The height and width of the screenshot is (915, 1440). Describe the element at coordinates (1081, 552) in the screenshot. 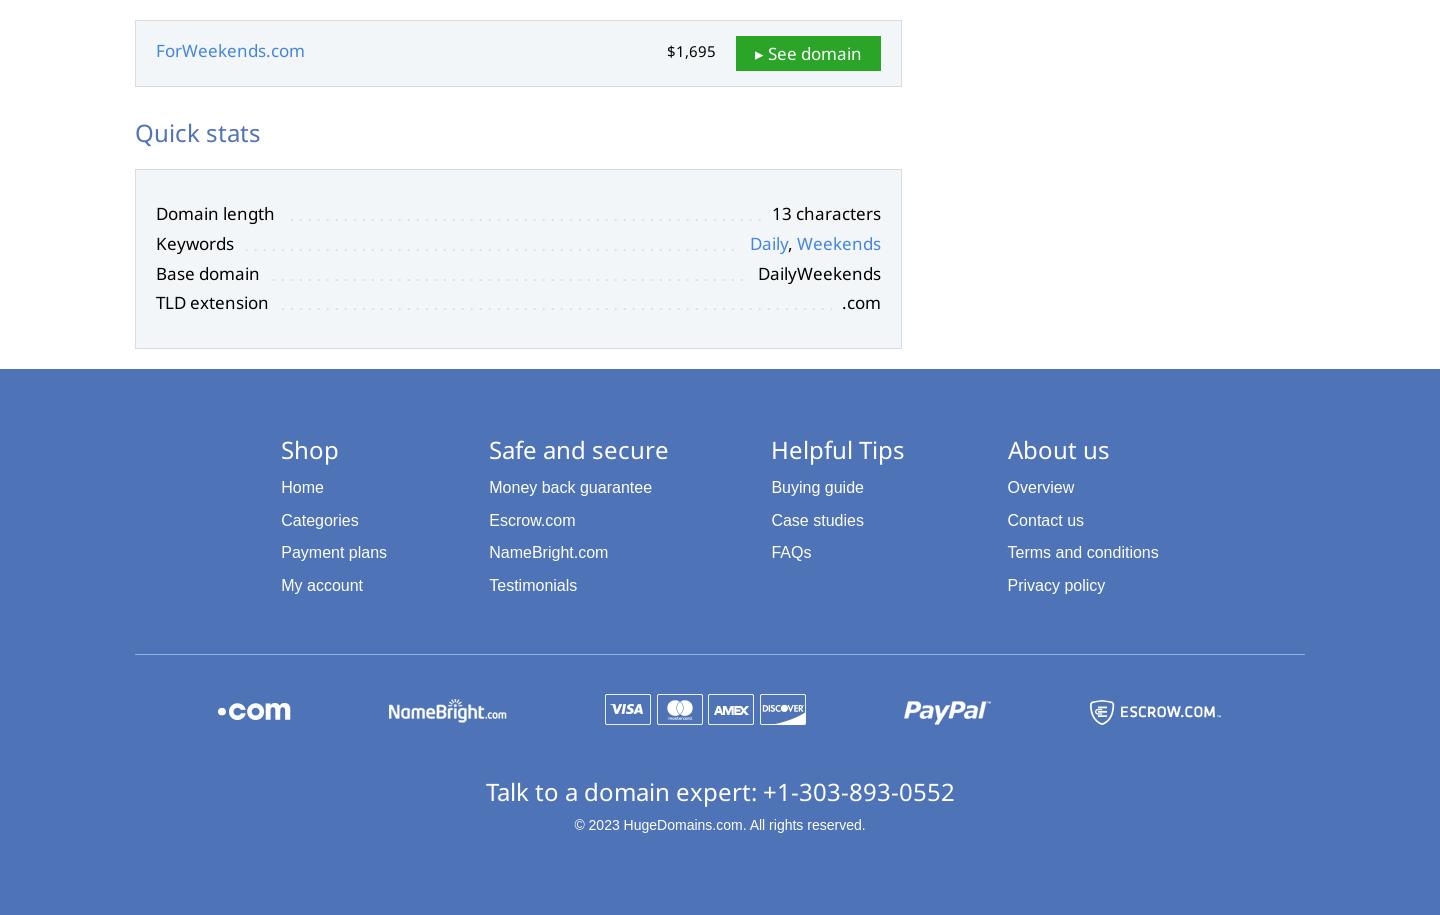

I see `'Terms and conditions'` at that location.